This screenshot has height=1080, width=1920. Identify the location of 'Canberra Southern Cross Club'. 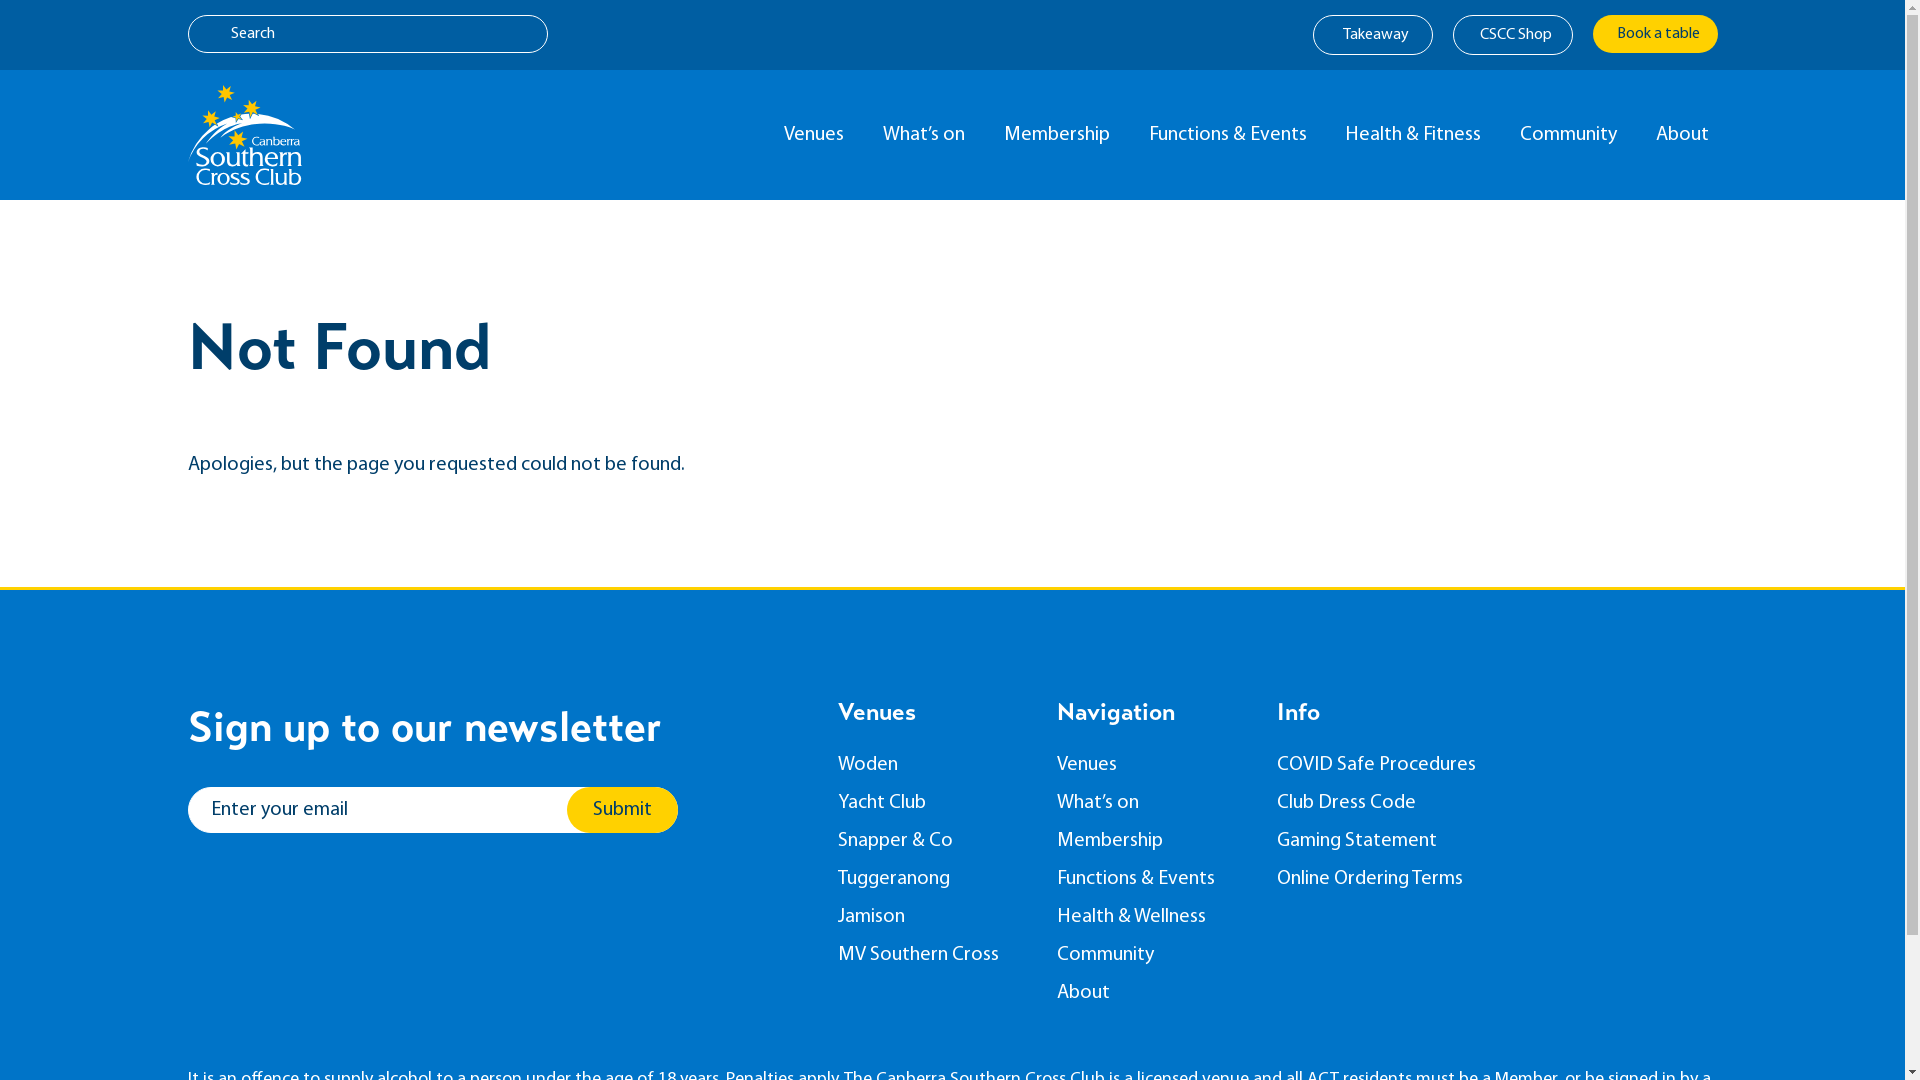
(243, 135).